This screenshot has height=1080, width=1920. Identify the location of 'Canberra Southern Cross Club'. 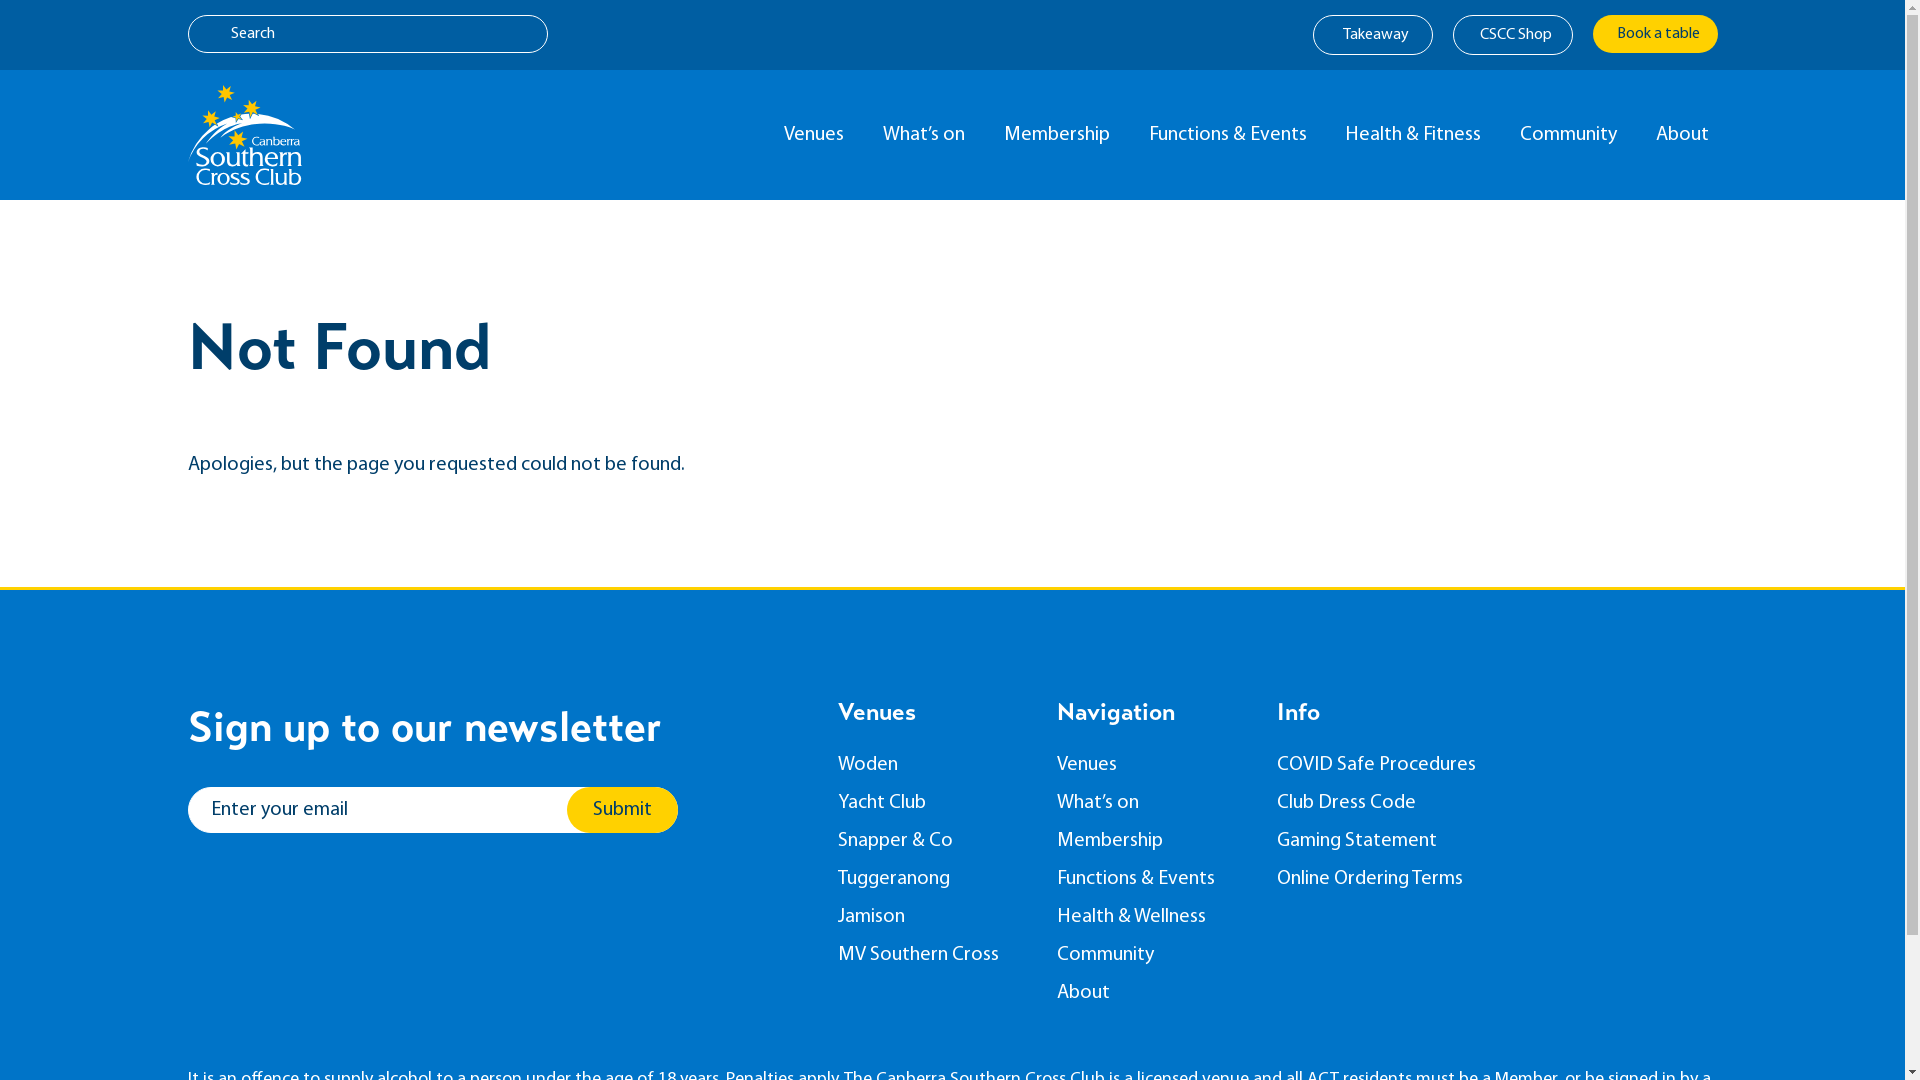
(243, 135).